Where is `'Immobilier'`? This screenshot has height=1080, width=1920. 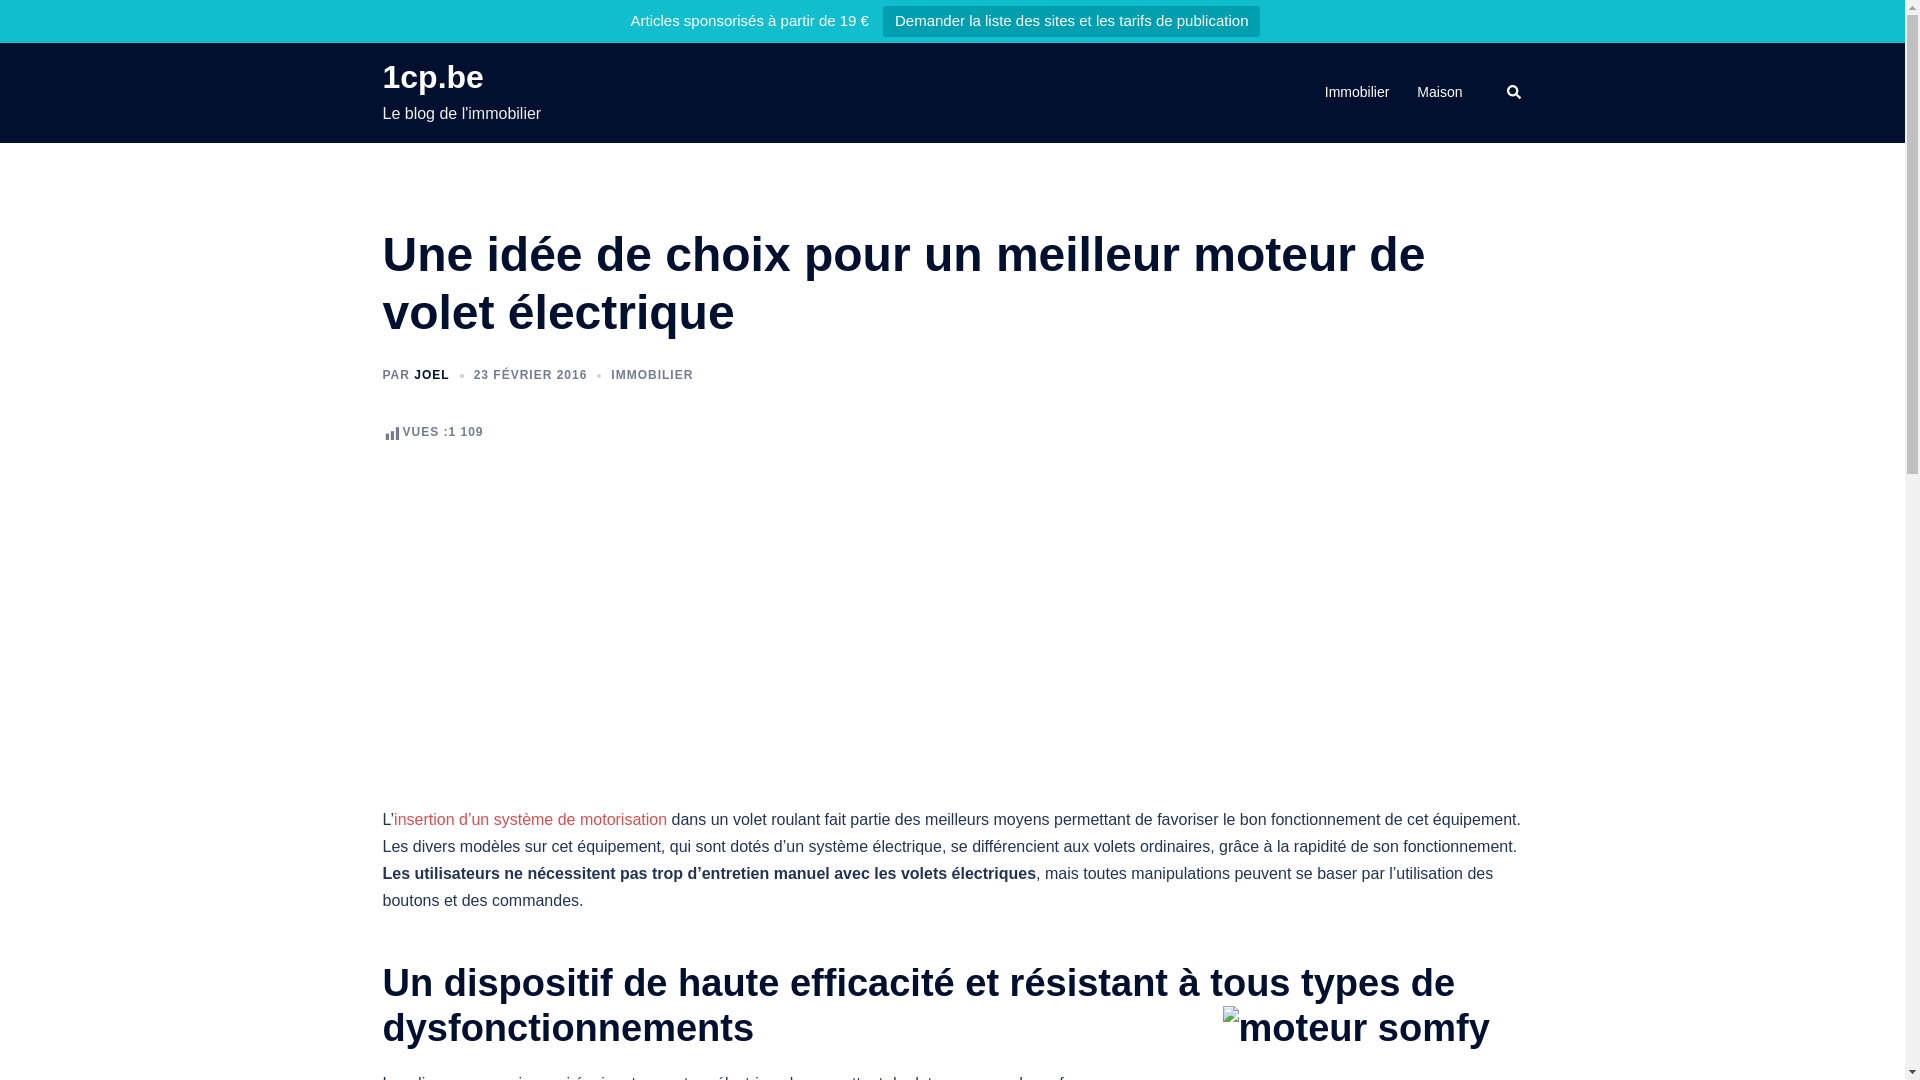 'Immobilier' is located at coordinates (1357, 92).